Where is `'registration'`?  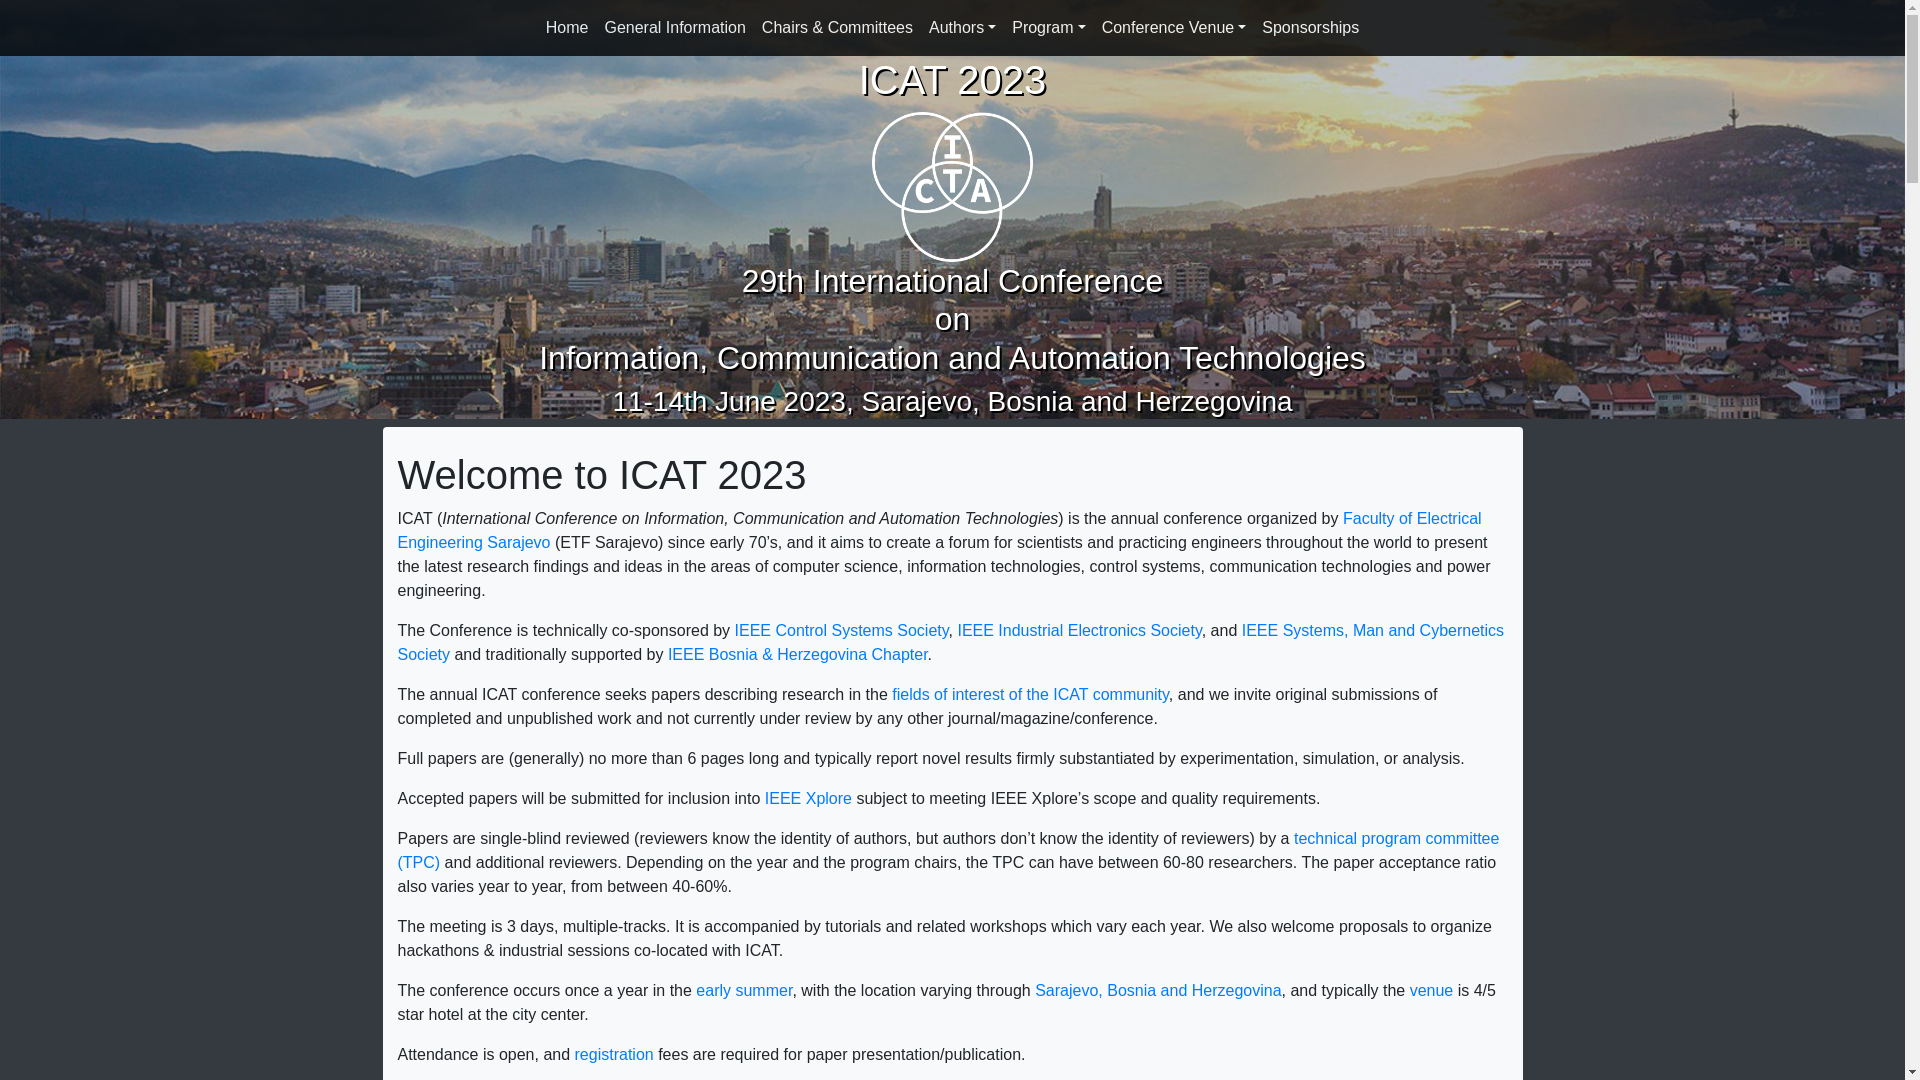
'registration' is located at coordinates (613, 1053).